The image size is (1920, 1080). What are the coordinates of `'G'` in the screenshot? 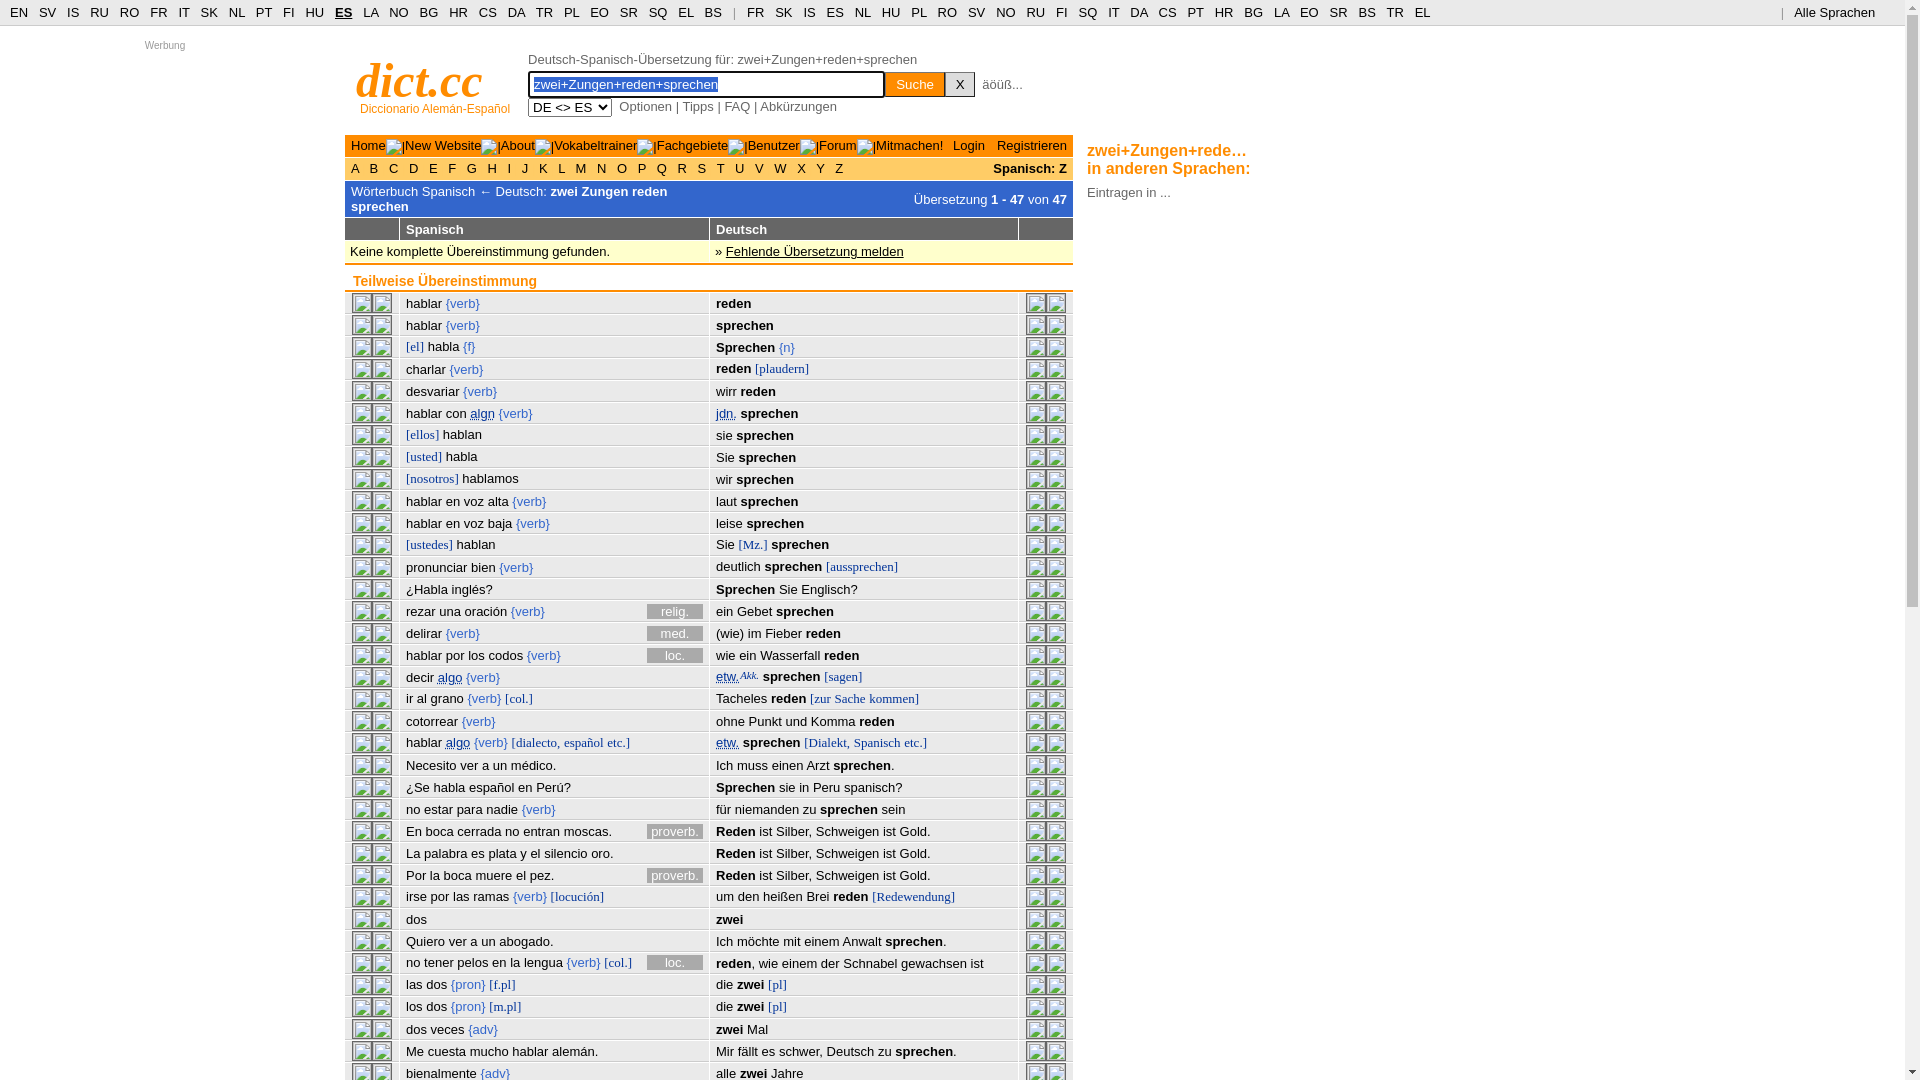 It's located at (470, 167).